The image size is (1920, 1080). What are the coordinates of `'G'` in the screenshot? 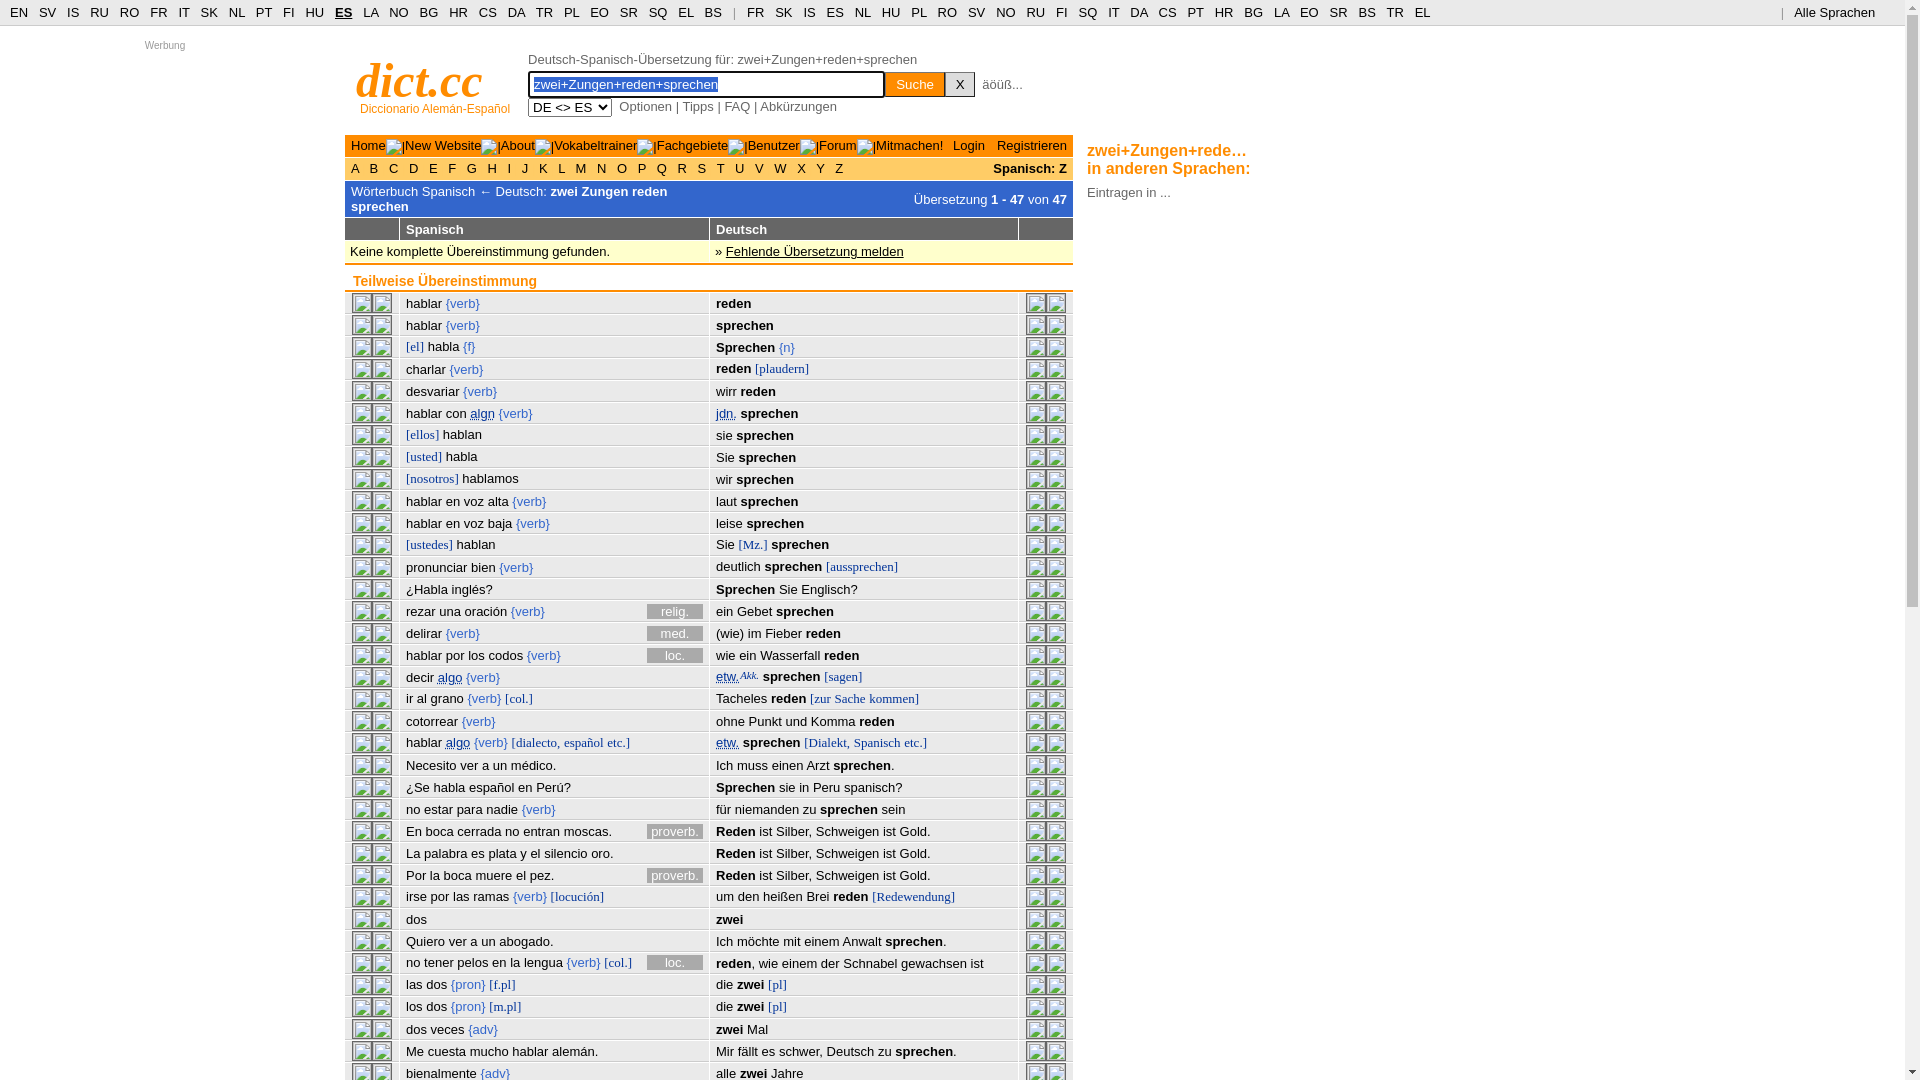 It's located at (470, 167).